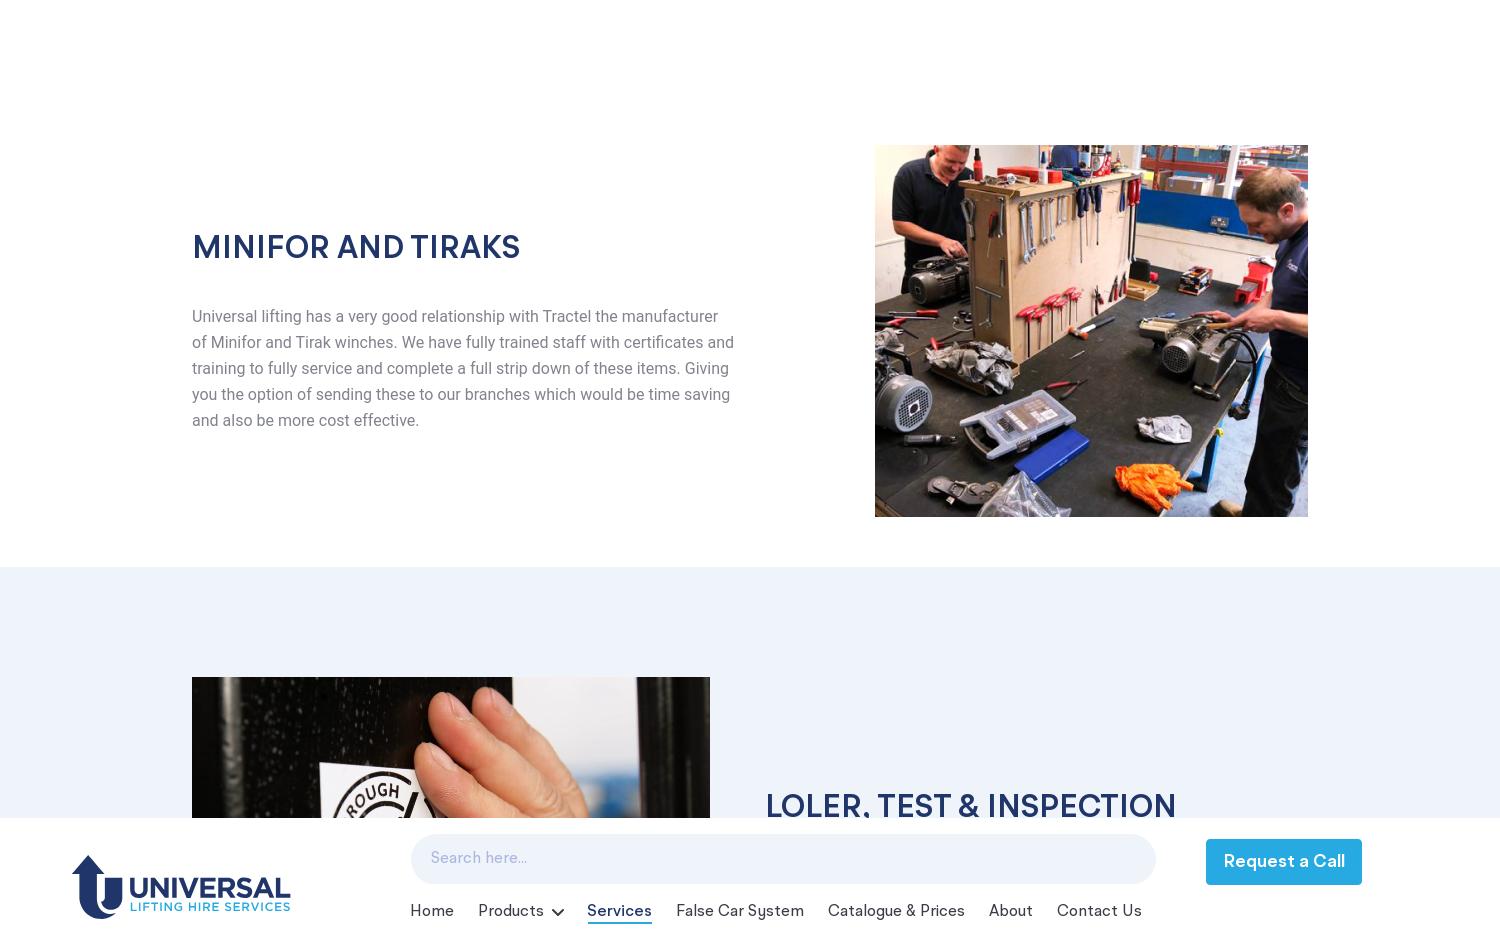  Describe the element at coordinates (659, 533) in the screenshot. I see `'Quick Navigation'` at that location.